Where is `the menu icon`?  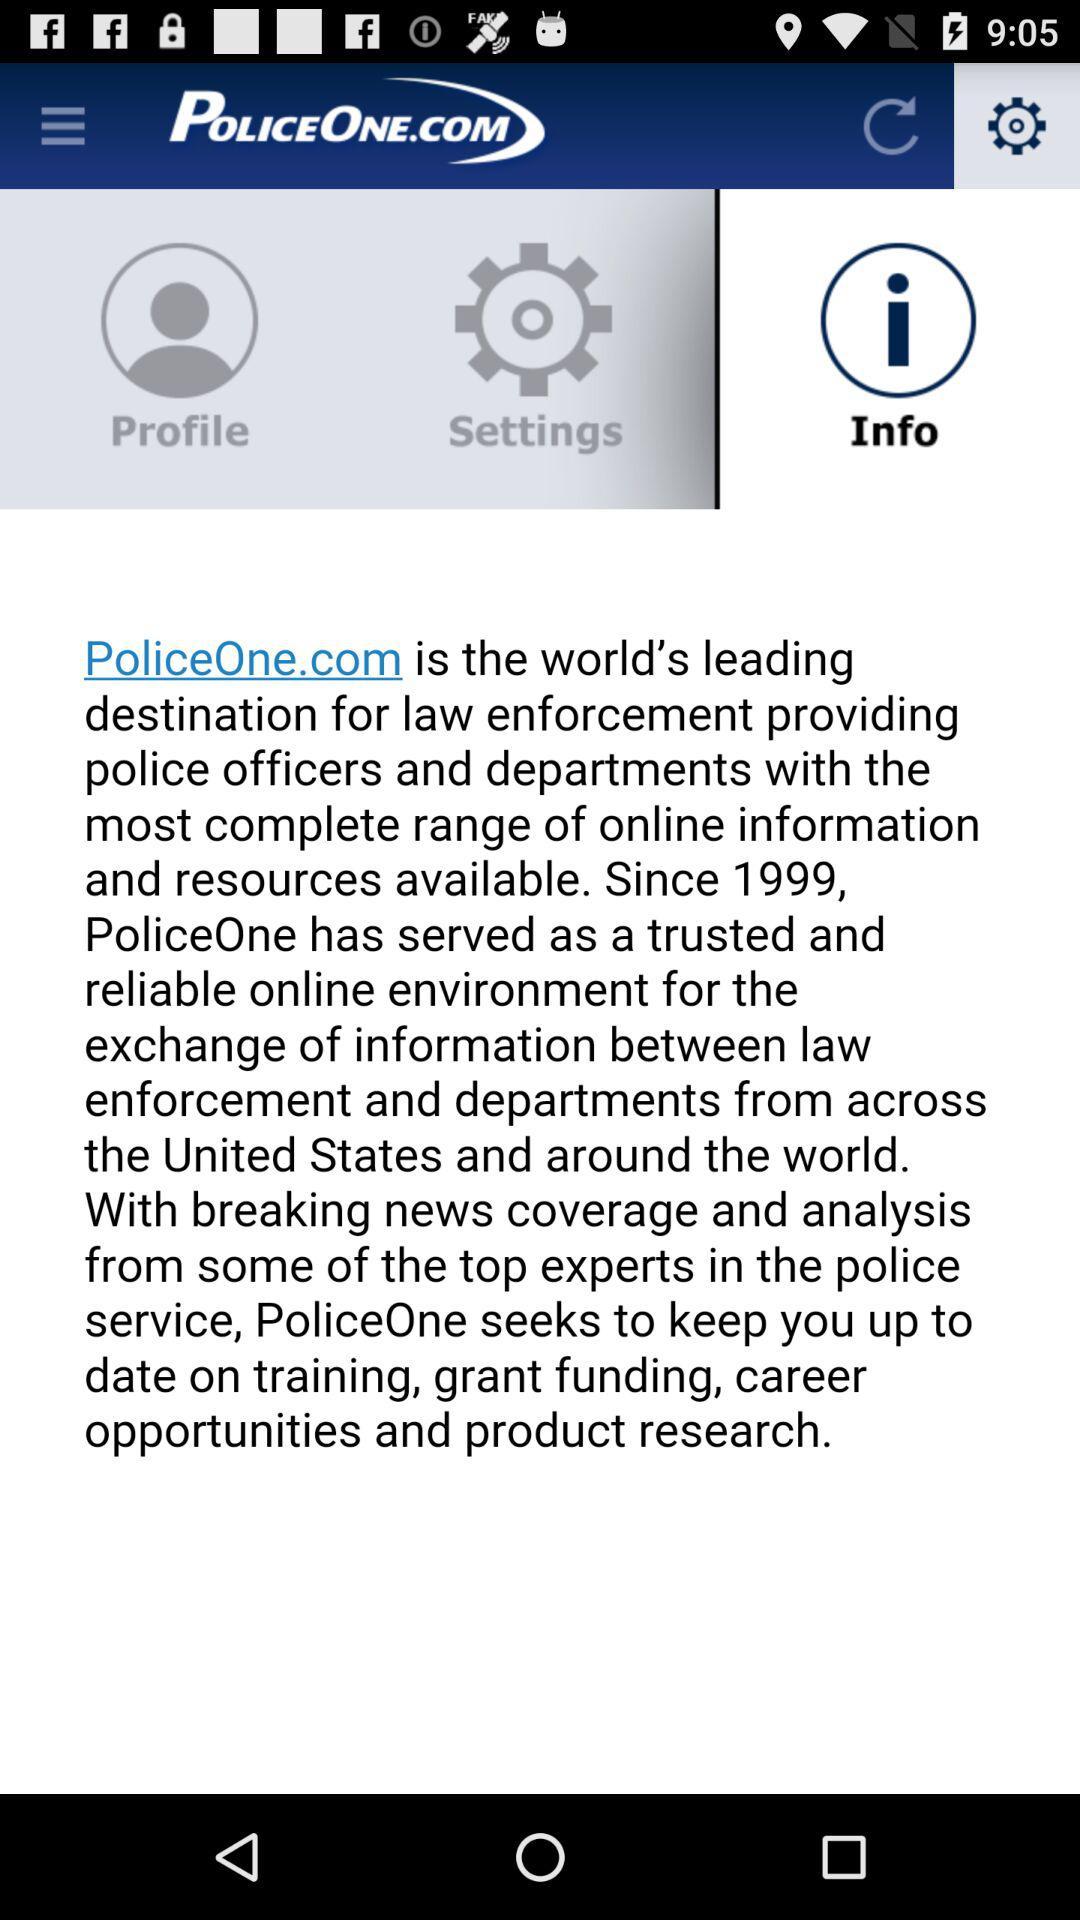 the menu icon is located at coordinates (61, 133).